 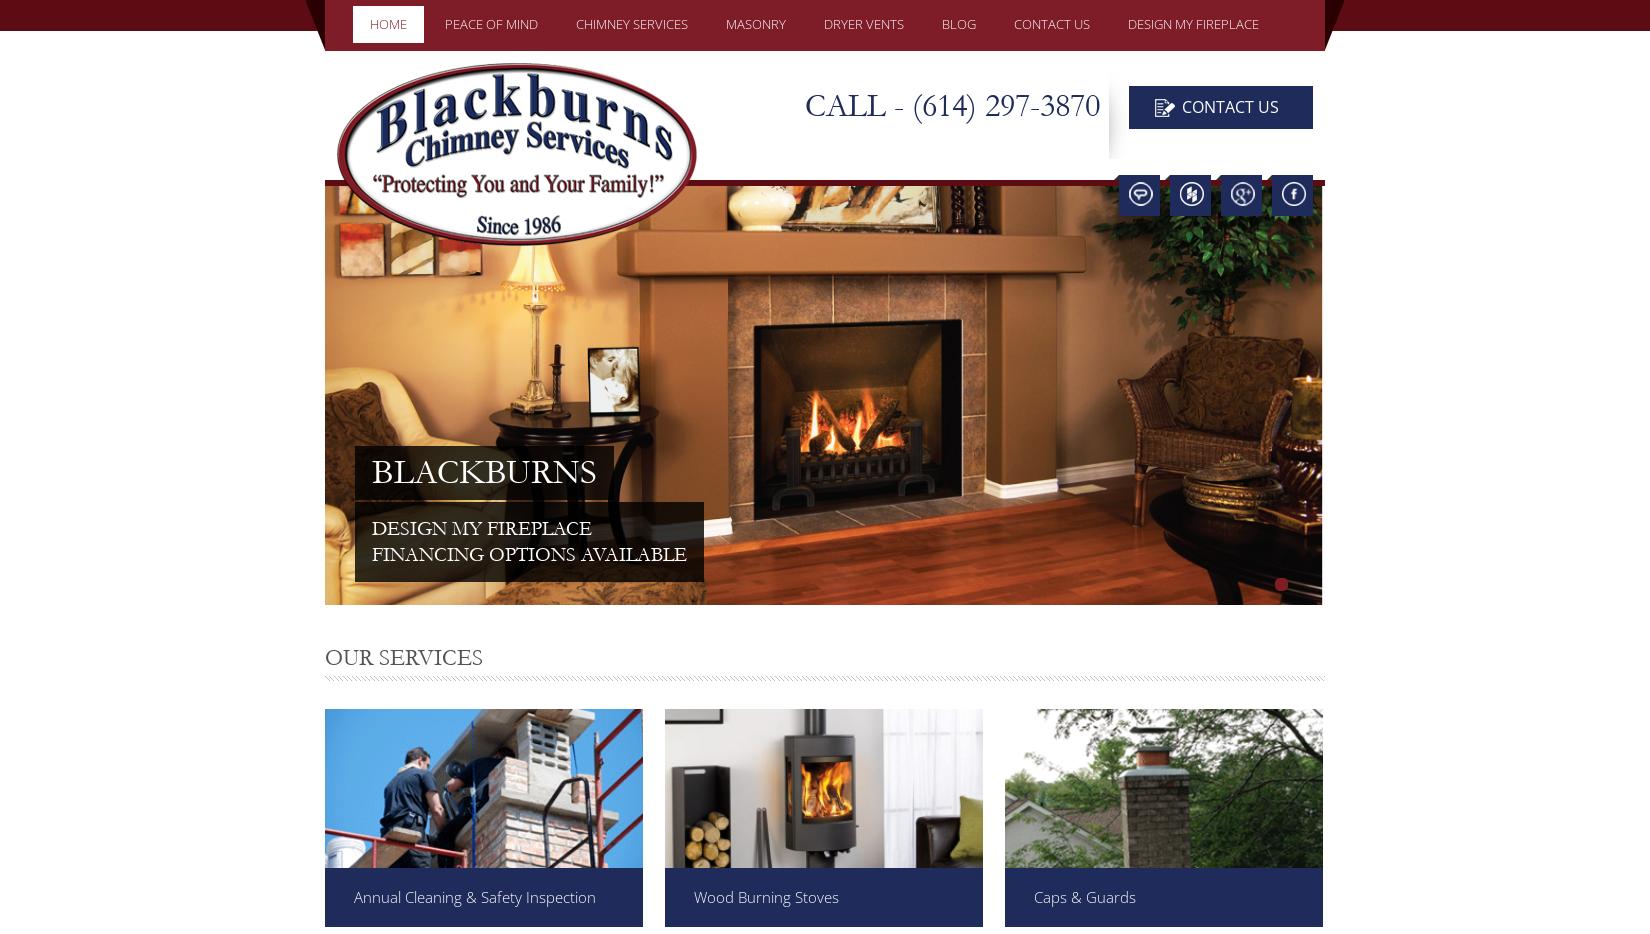 What do you see at coordinates (474, 897) in the screenshot?
I see `'Annual Cleaning & Safety Inspection'` at bounding box center [474, 897].